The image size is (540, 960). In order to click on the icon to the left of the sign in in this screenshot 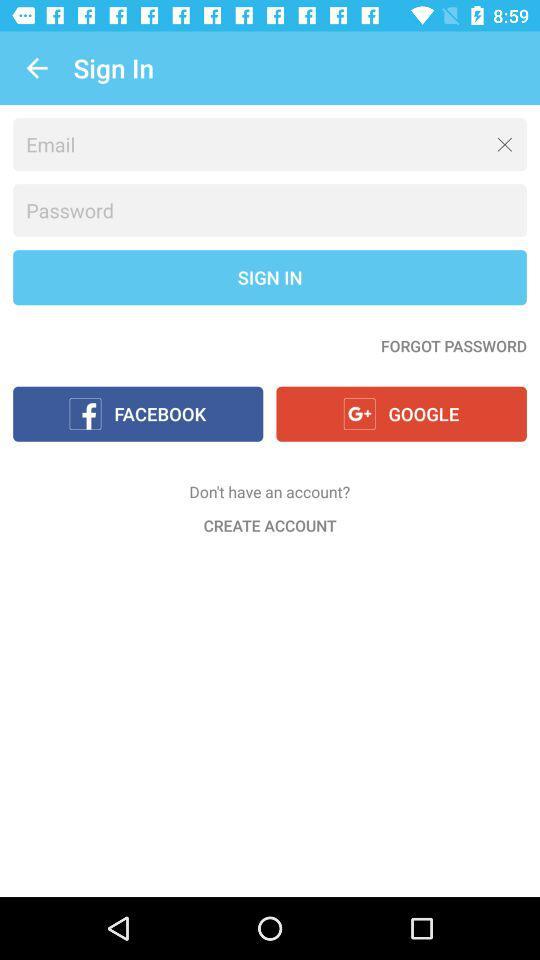, I will do `click(36, 68)`.